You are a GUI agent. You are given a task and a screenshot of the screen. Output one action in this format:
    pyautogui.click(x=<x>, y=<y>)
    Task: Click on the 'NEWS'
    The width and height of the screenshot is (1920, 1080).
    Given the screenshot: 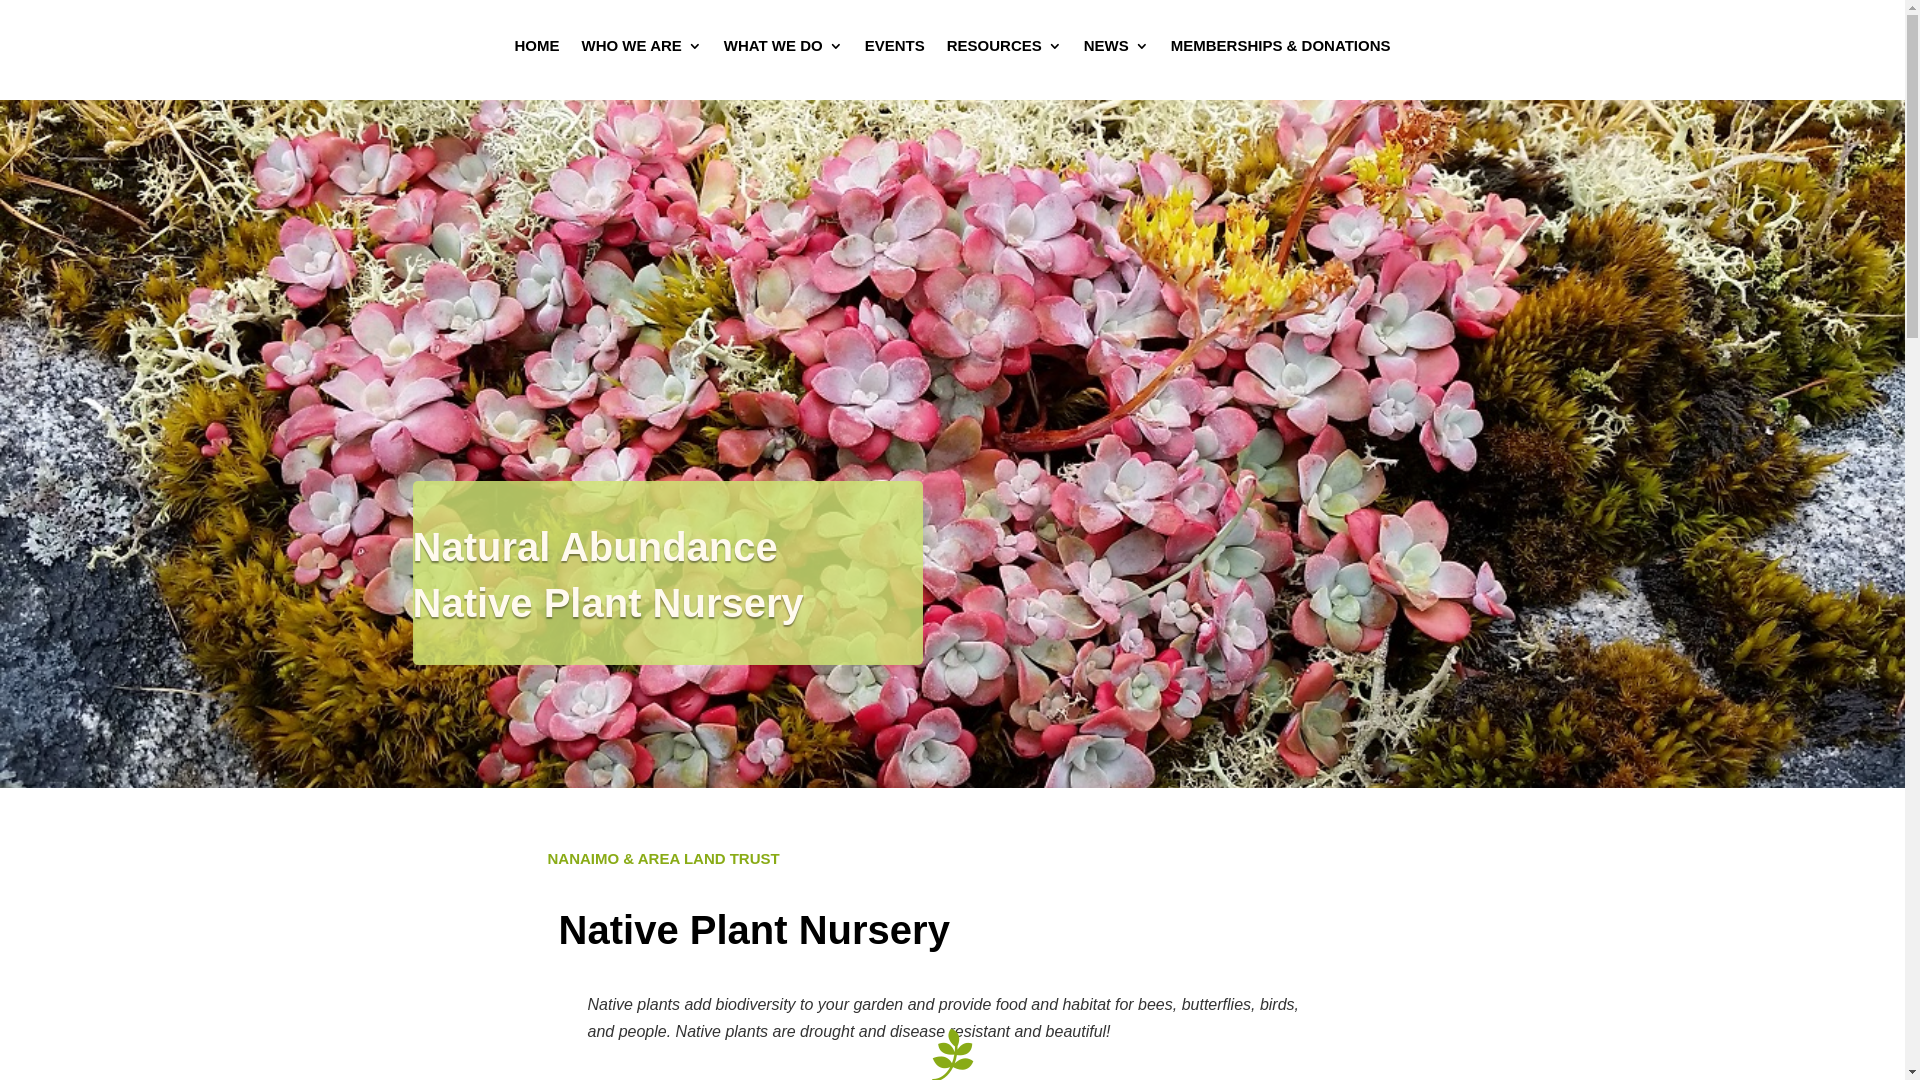 What is the action you would take?
    pyautogui.click(x=1083, y=49)
    